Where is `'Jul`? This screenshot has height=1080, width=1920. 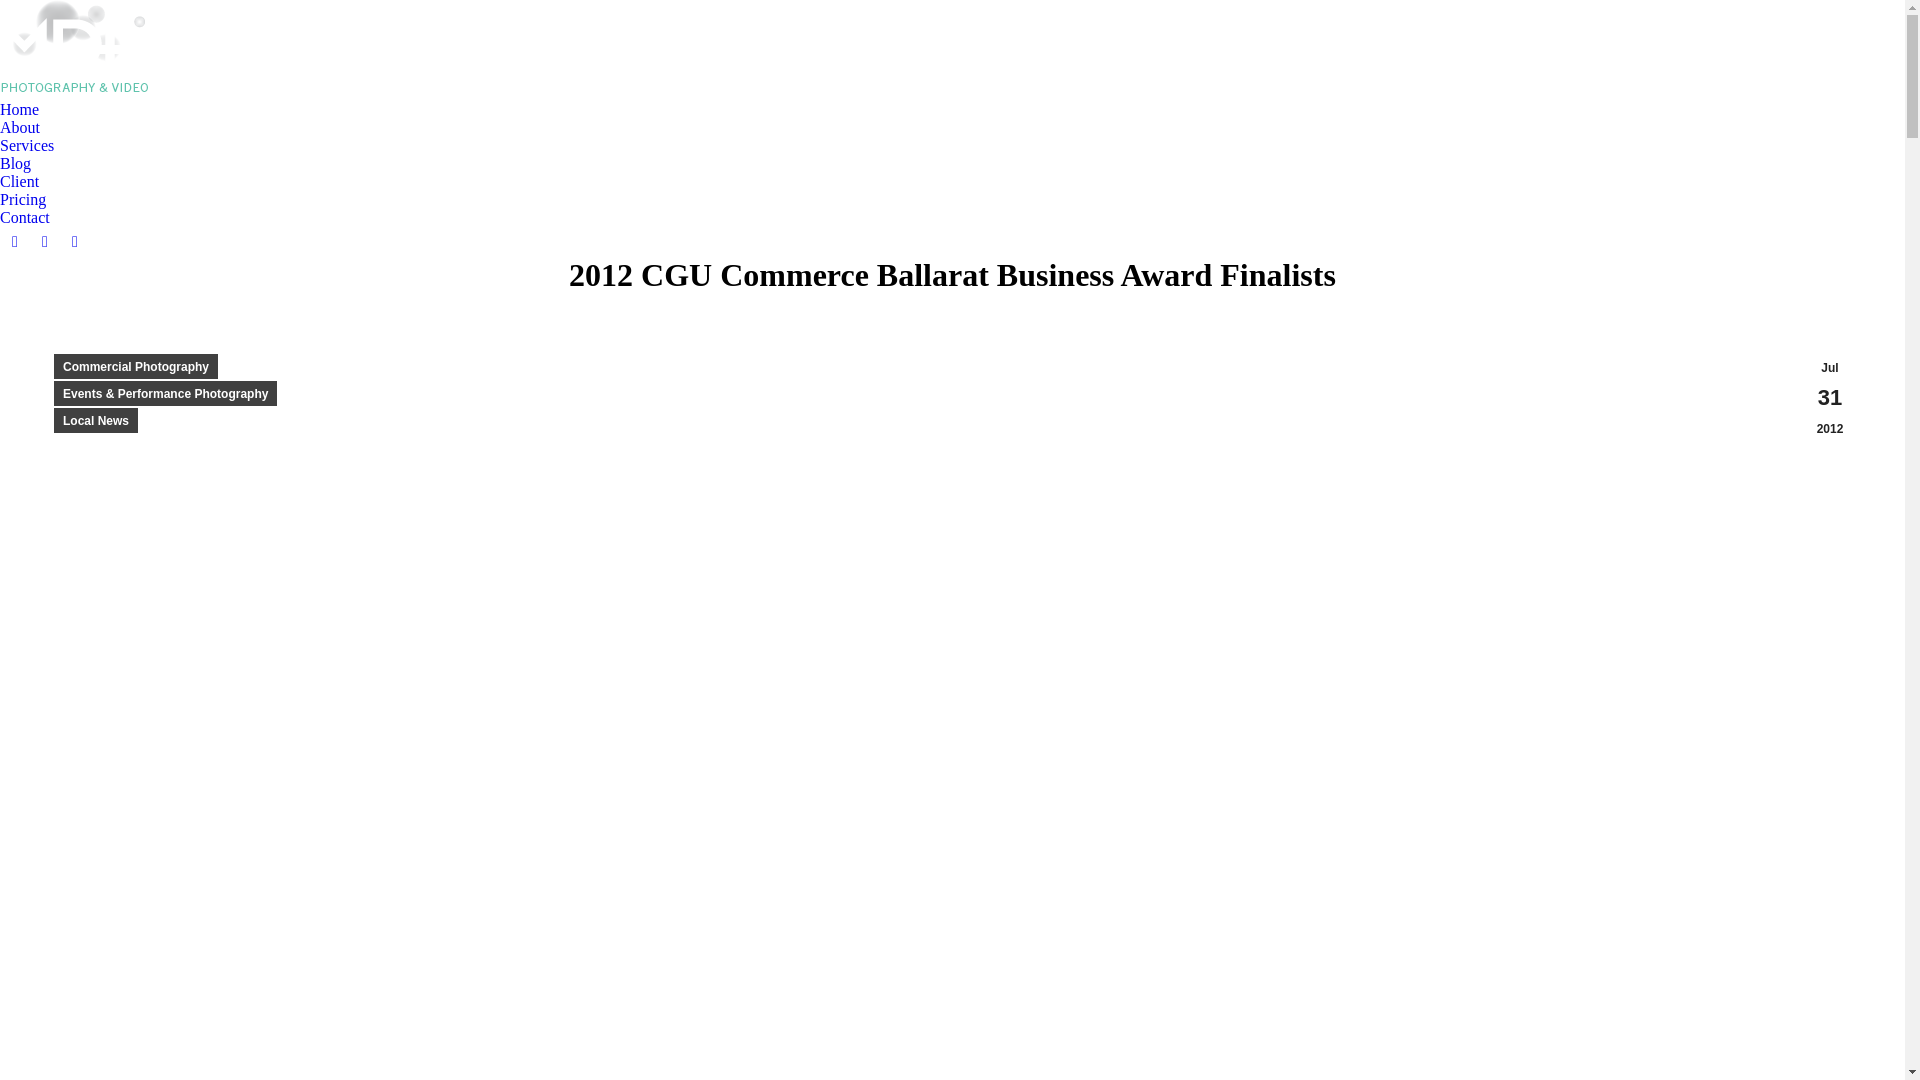 'Jul is located at coordinates (1829, 398).